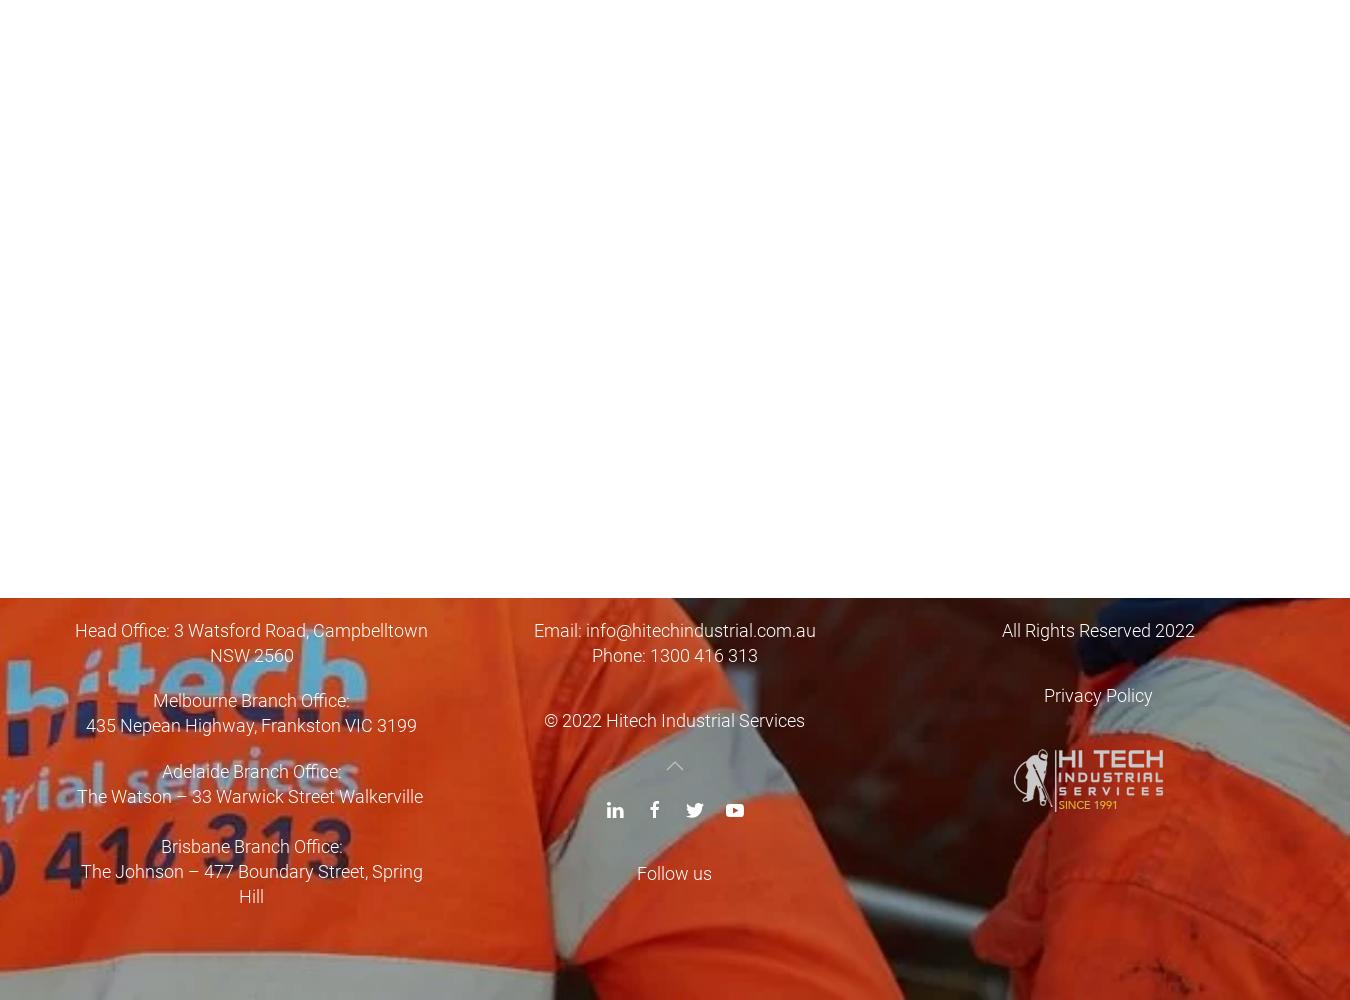  I want to click on 'The Johnson – 477 Boundary Street, Spring Hill', so click(79, 884).